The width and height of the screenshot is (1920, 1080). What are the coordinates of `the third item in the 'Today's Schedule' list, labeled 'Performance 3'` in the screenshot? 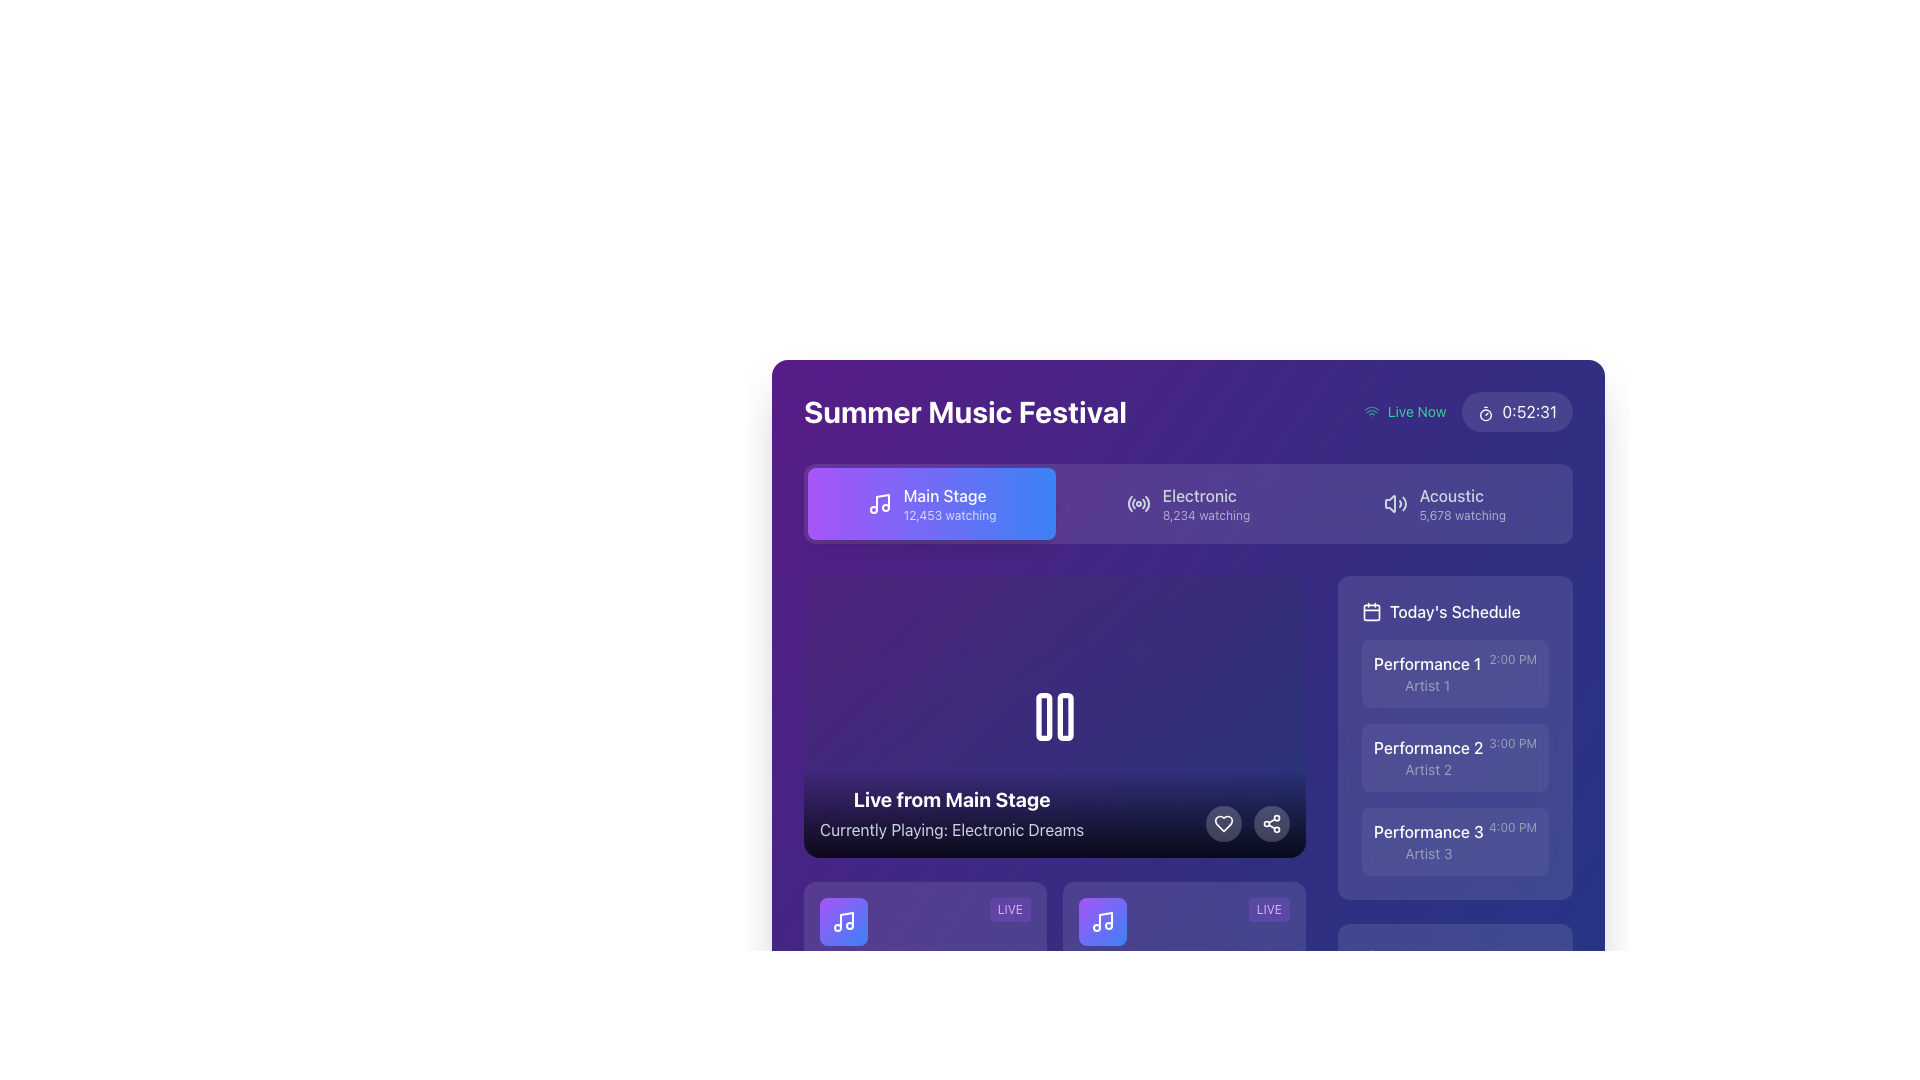 It's located at (1455, 841).